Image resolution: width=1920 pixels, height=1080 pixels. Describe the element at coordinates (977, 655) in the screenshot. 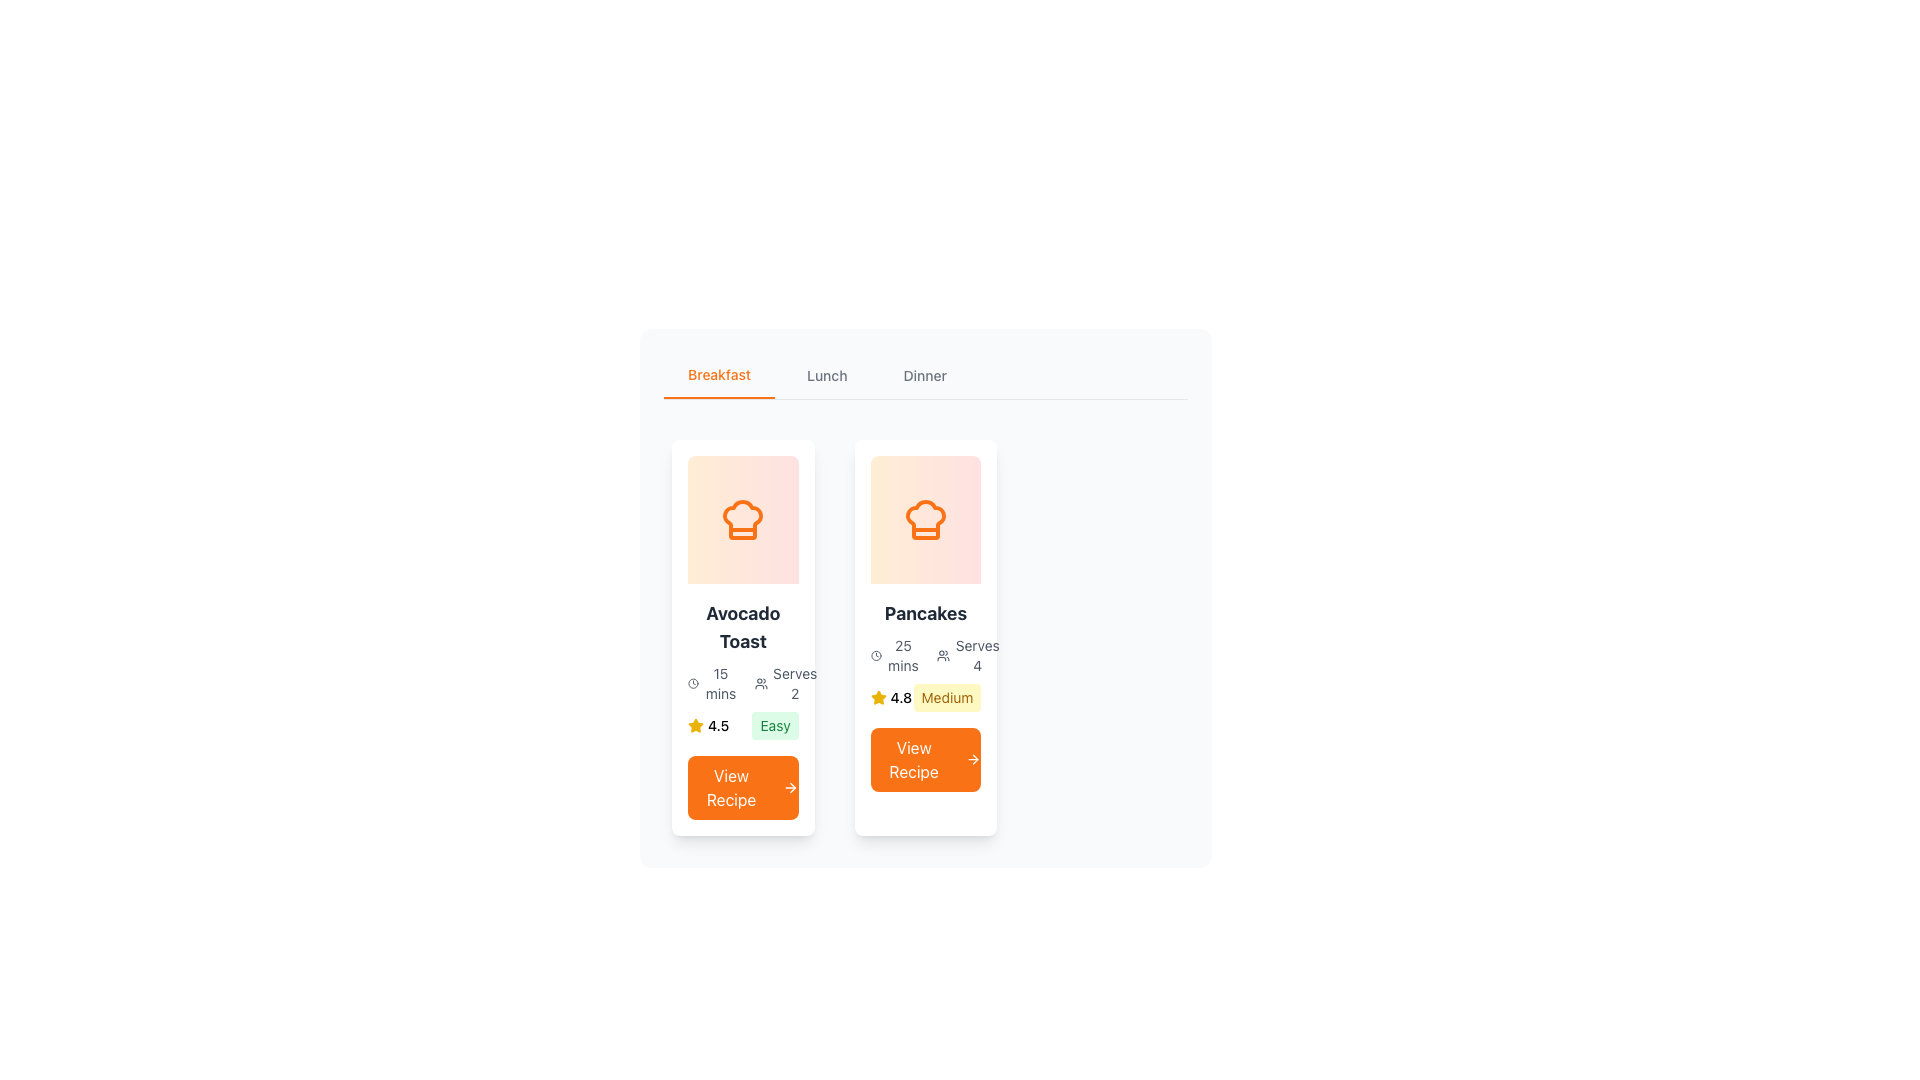

I see `the static text label indicating the number of servings for the 'Pancakes' recipe, located on the right side below the header and next to the icon representing individuals` at that location.